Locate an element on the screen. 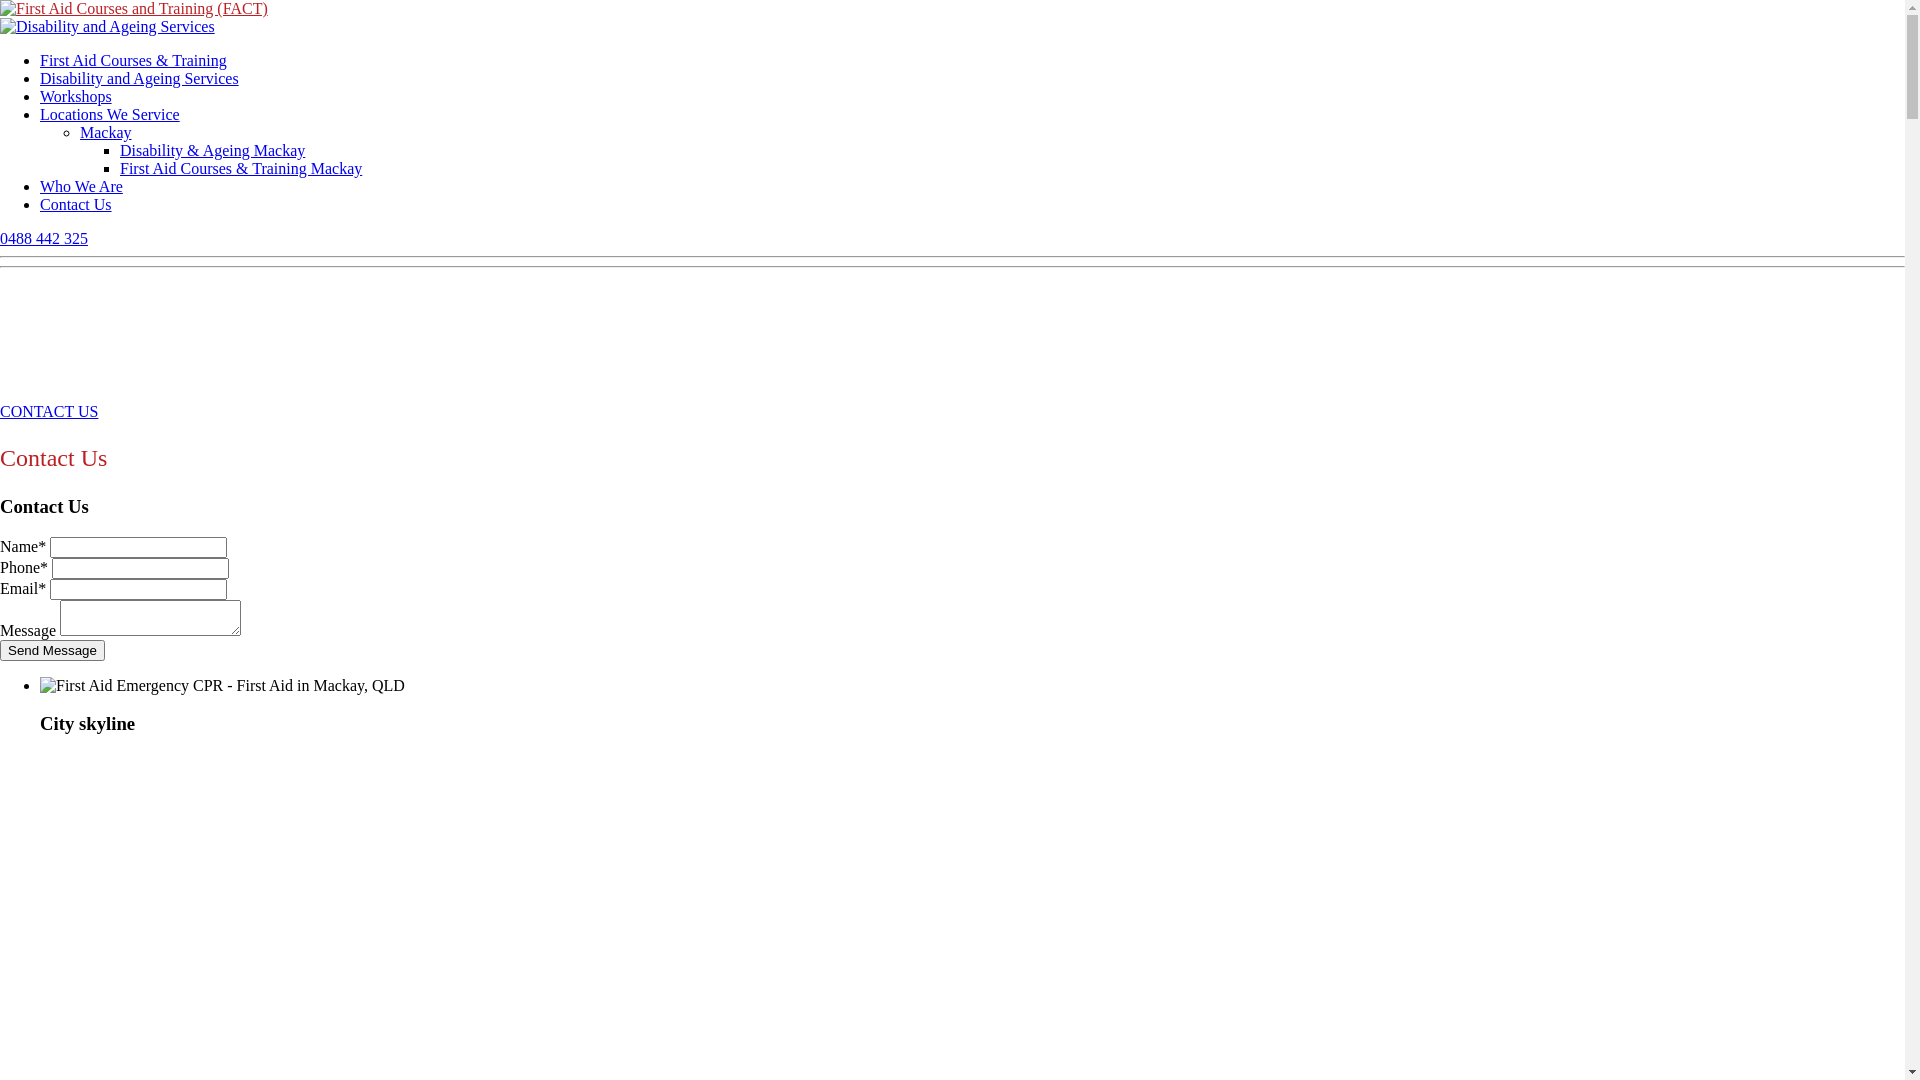  'First Aid Courses & Training' is located at coordinates (132, 59).